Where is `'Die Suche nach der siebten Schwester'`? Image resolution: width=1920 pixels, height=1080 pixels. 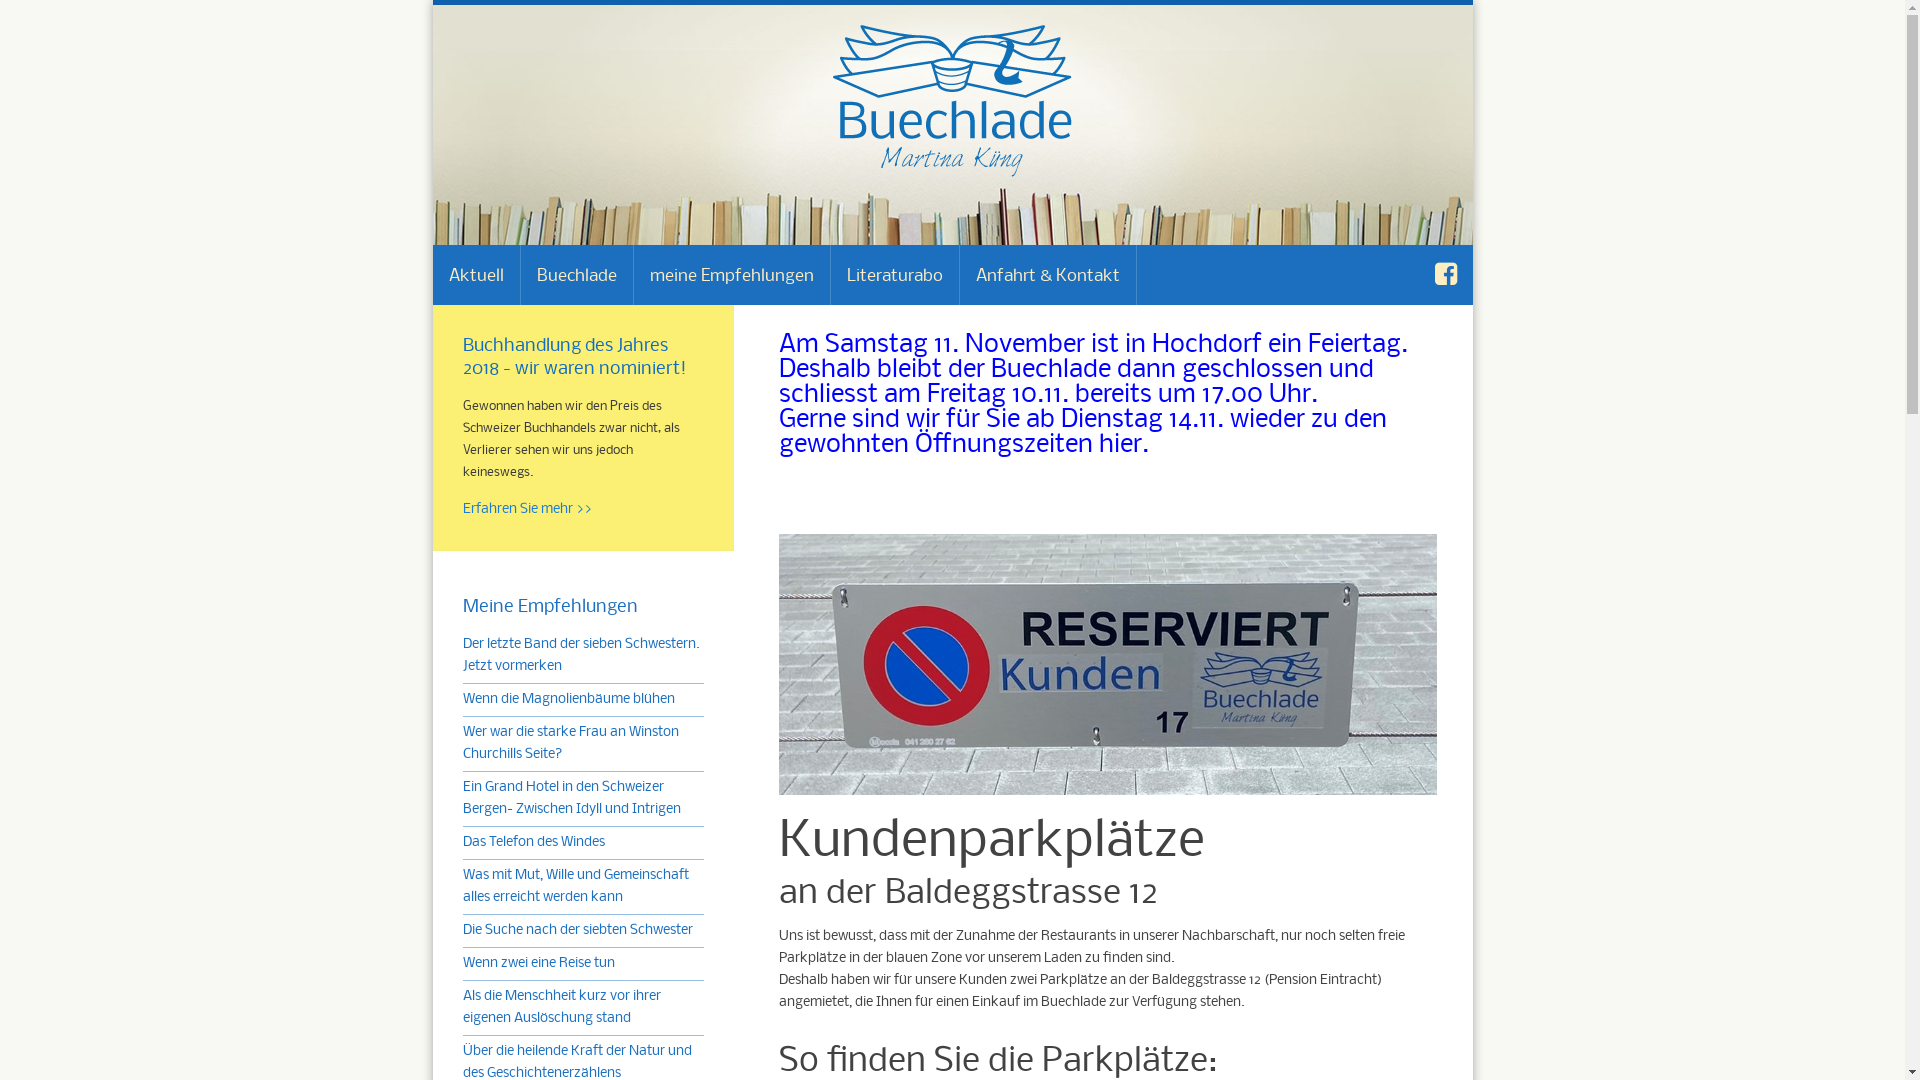
'Die Suche nach der siebten Schwester' is located at coordinates (575, 930).